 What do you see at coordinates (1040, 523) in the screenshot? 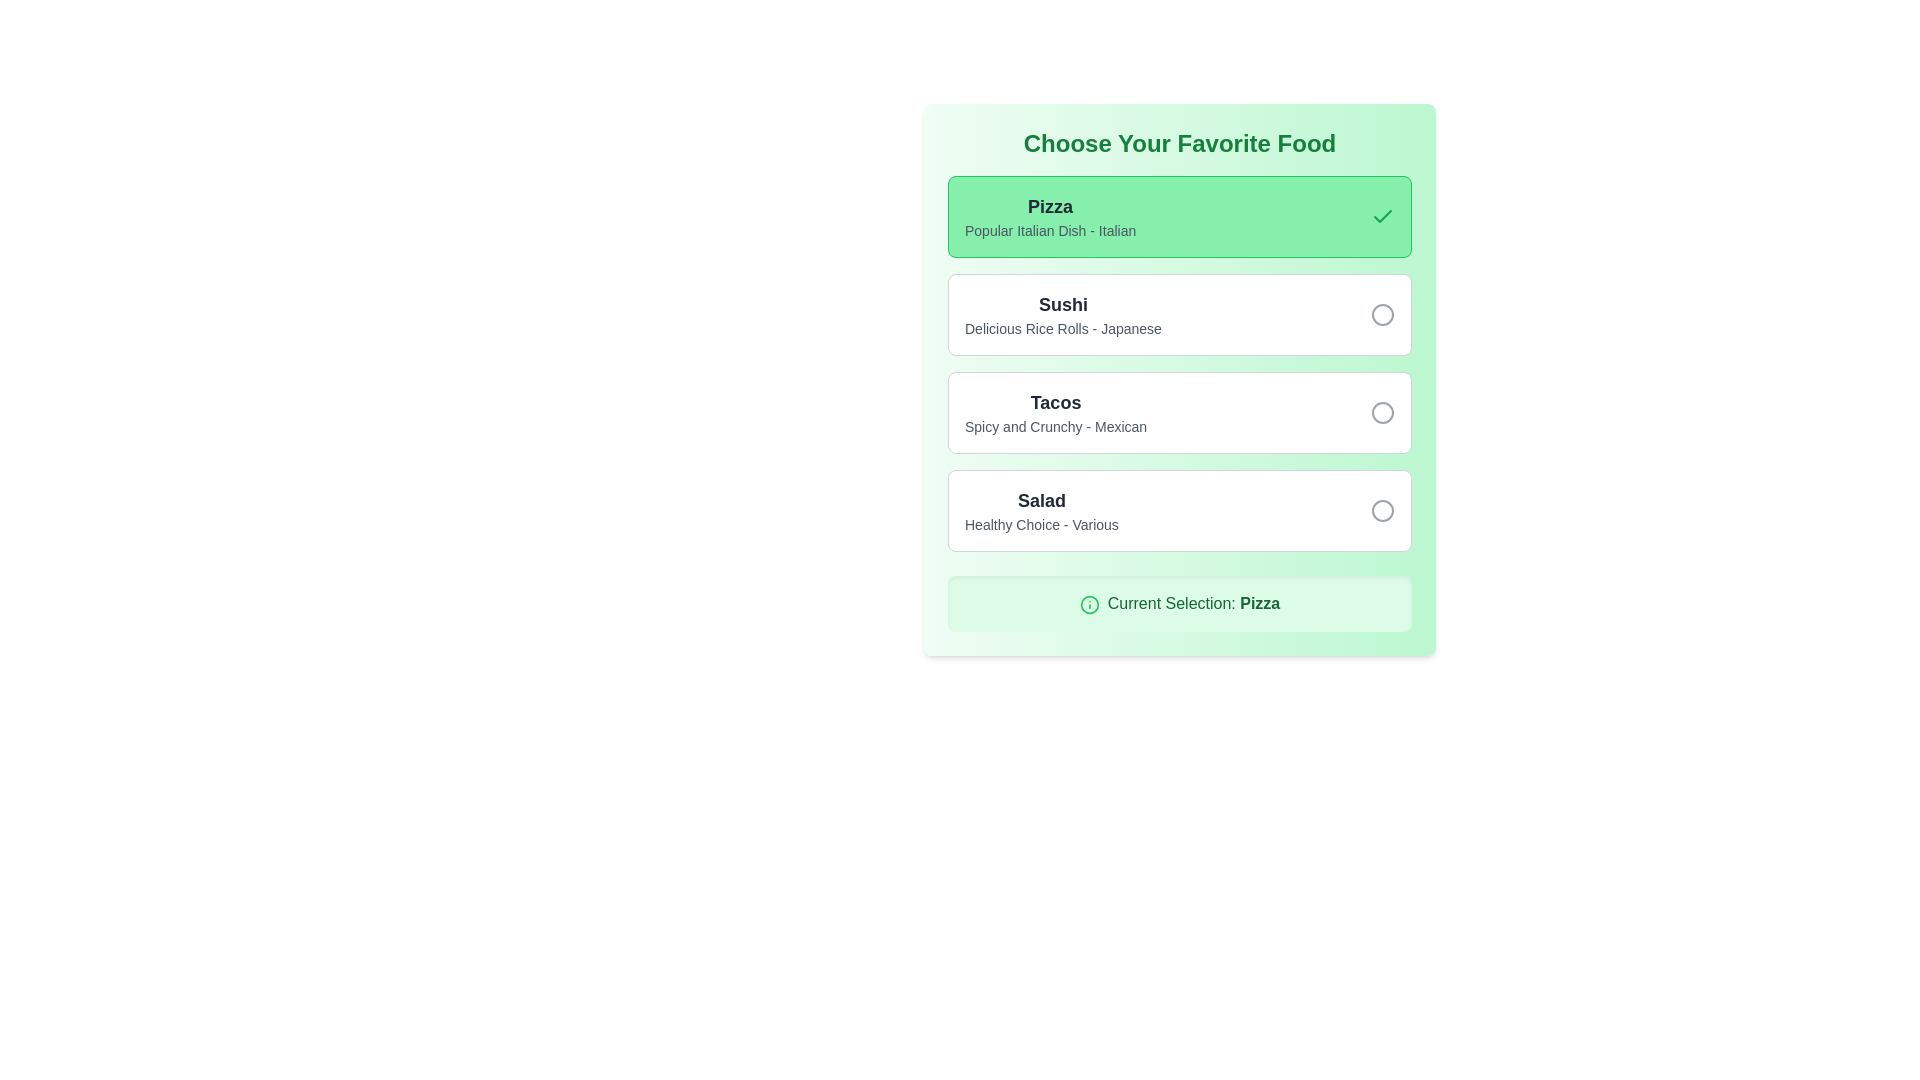
I see `the text label reading 'Healthy Choice - Various', which appears as a subtitle below the 'Salad' label in the fourth item card` at bounding box center [1040, 523].